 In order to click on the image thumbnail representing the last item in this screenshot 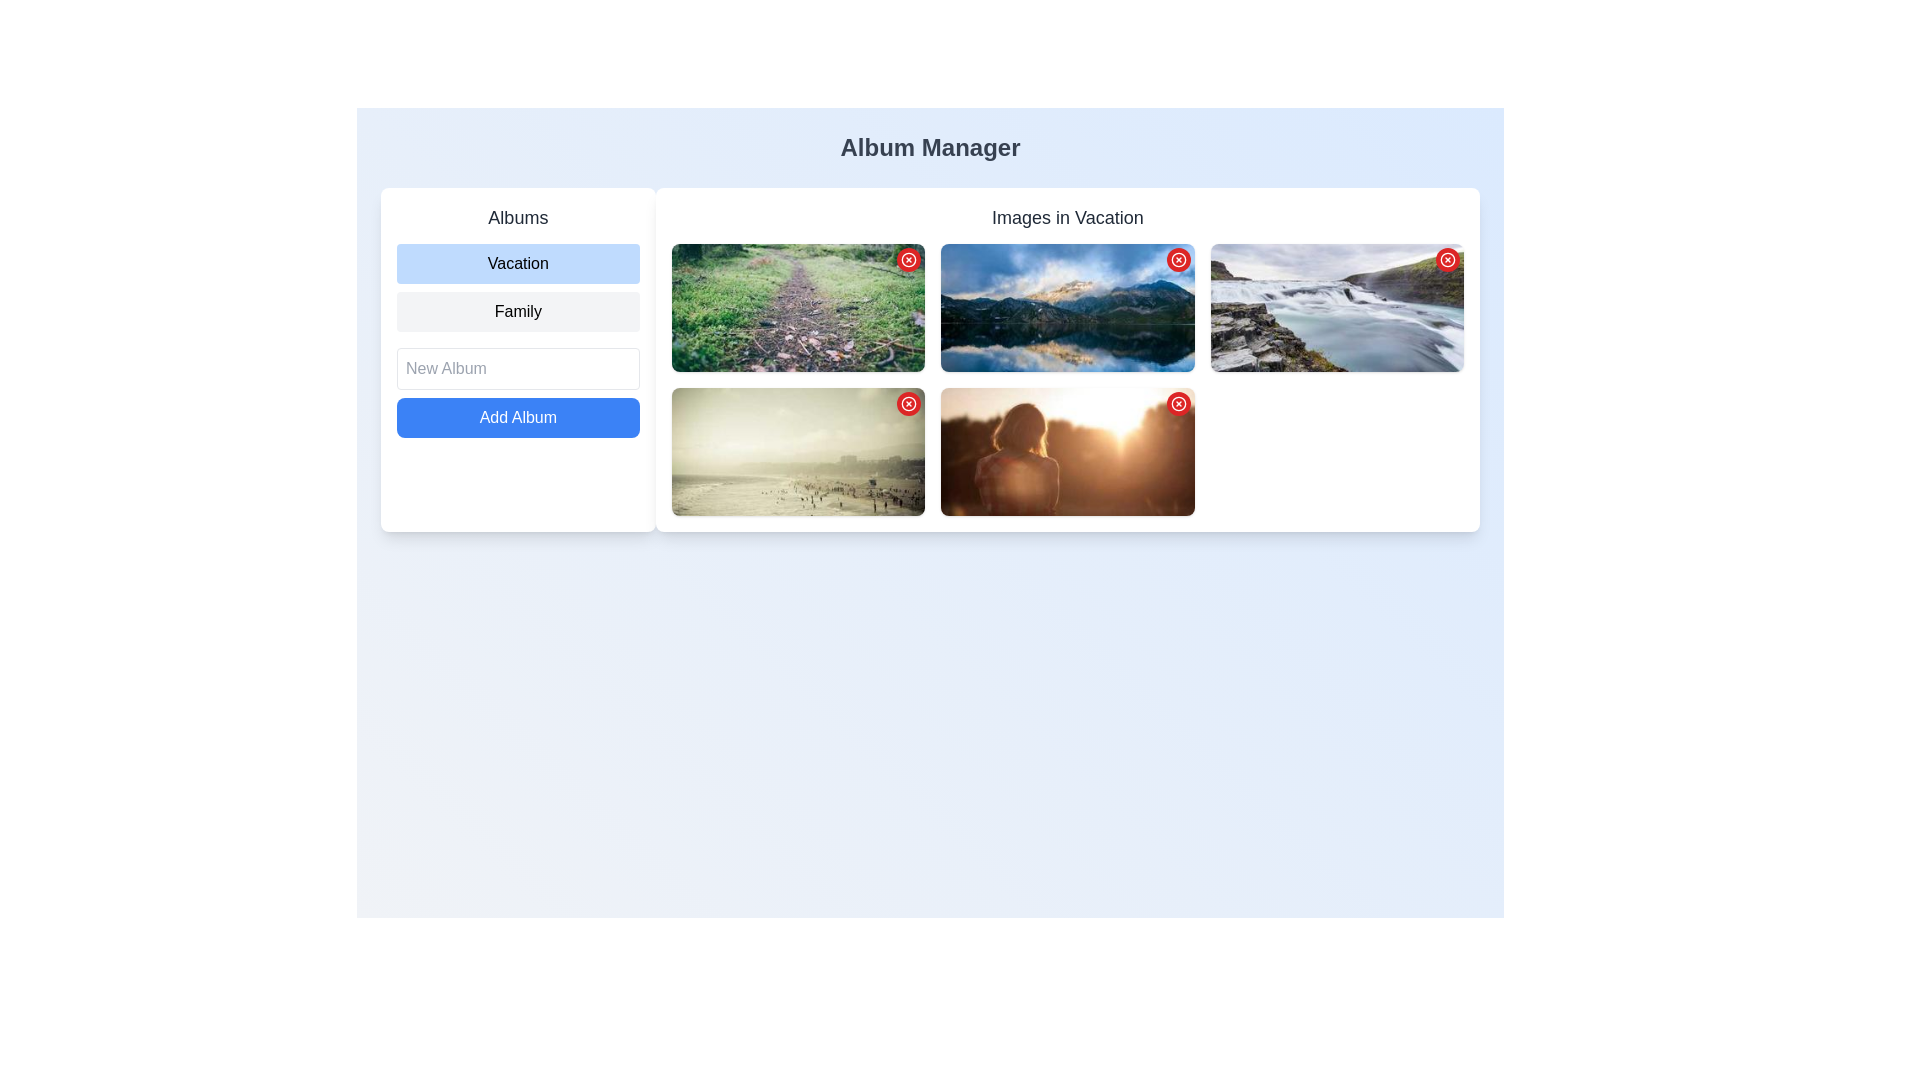, I will do `click(1066, 451)`.